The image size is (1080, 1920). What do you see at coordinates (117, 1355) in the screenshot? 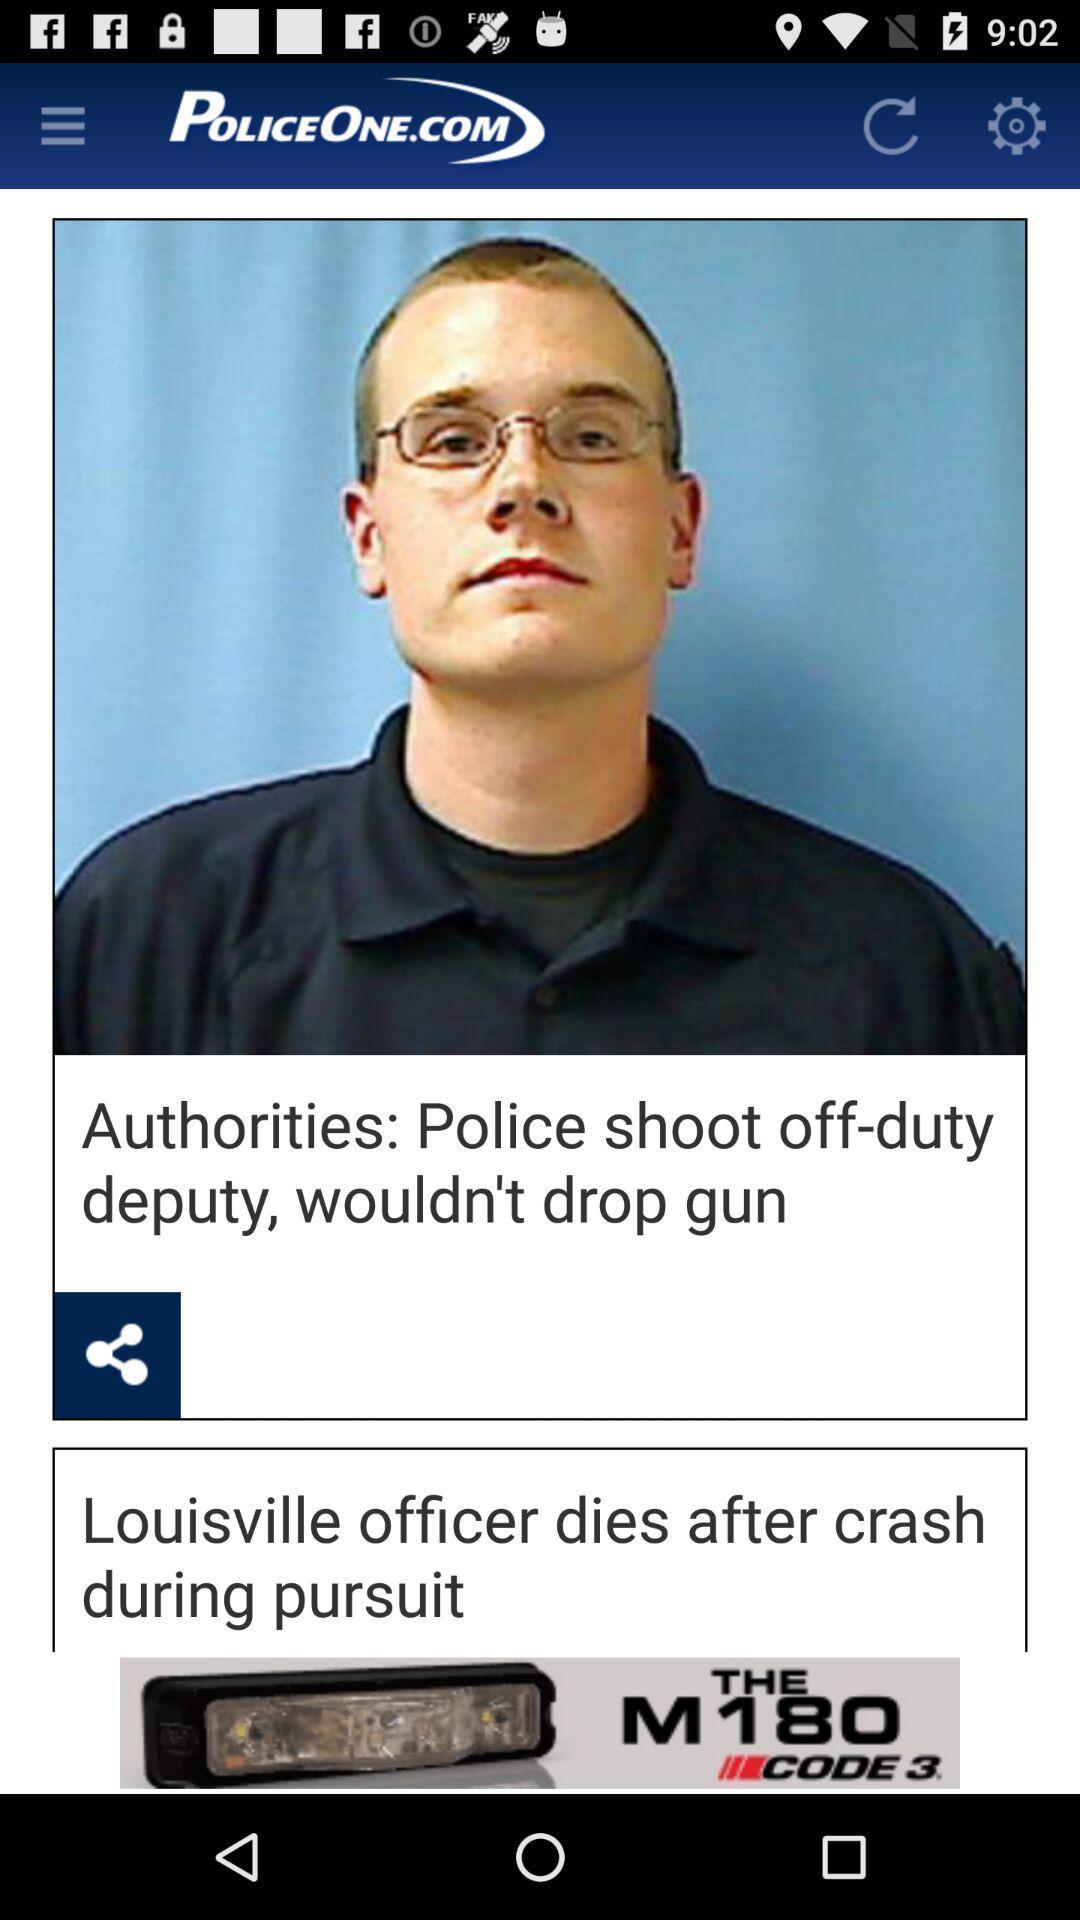
I see `share the article` at bounding box center [117, 1355].